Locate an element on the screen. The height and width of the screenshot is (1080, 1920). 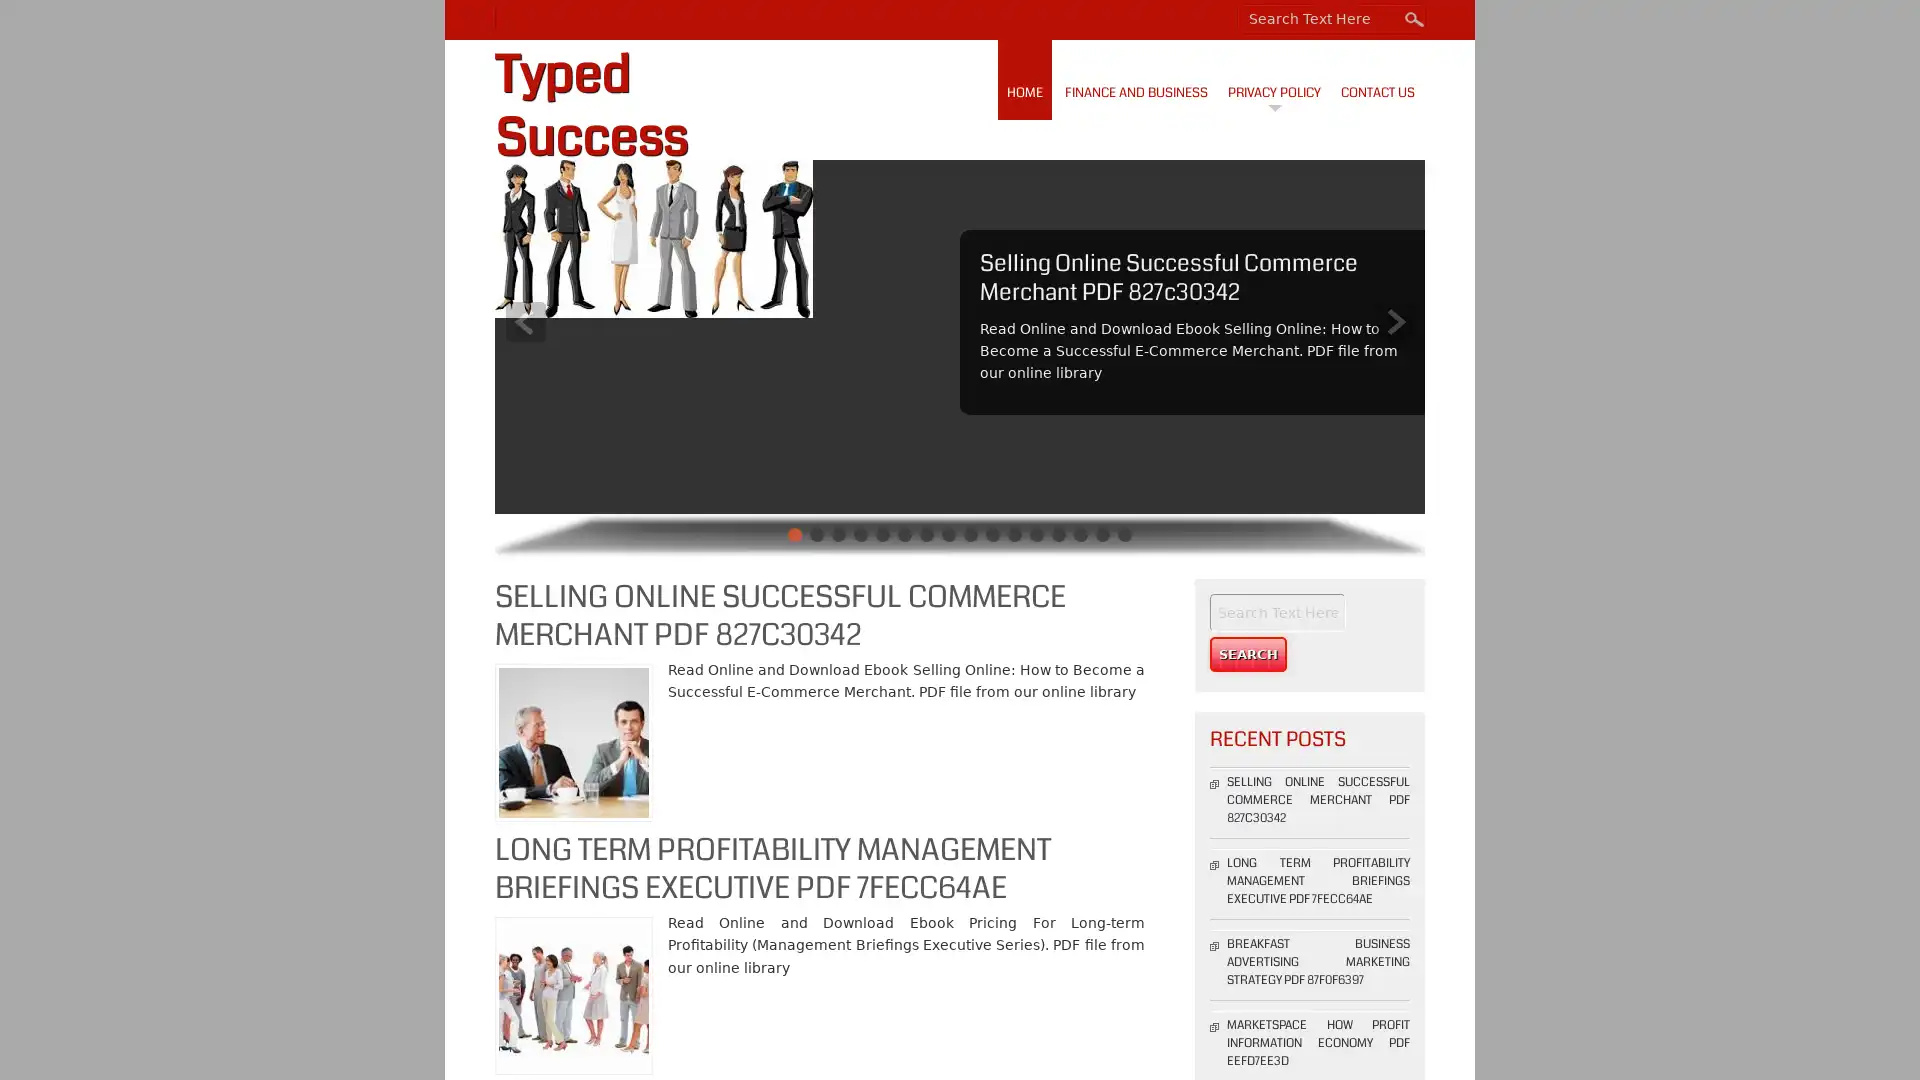
Search is located at coordinates (1247, 654).